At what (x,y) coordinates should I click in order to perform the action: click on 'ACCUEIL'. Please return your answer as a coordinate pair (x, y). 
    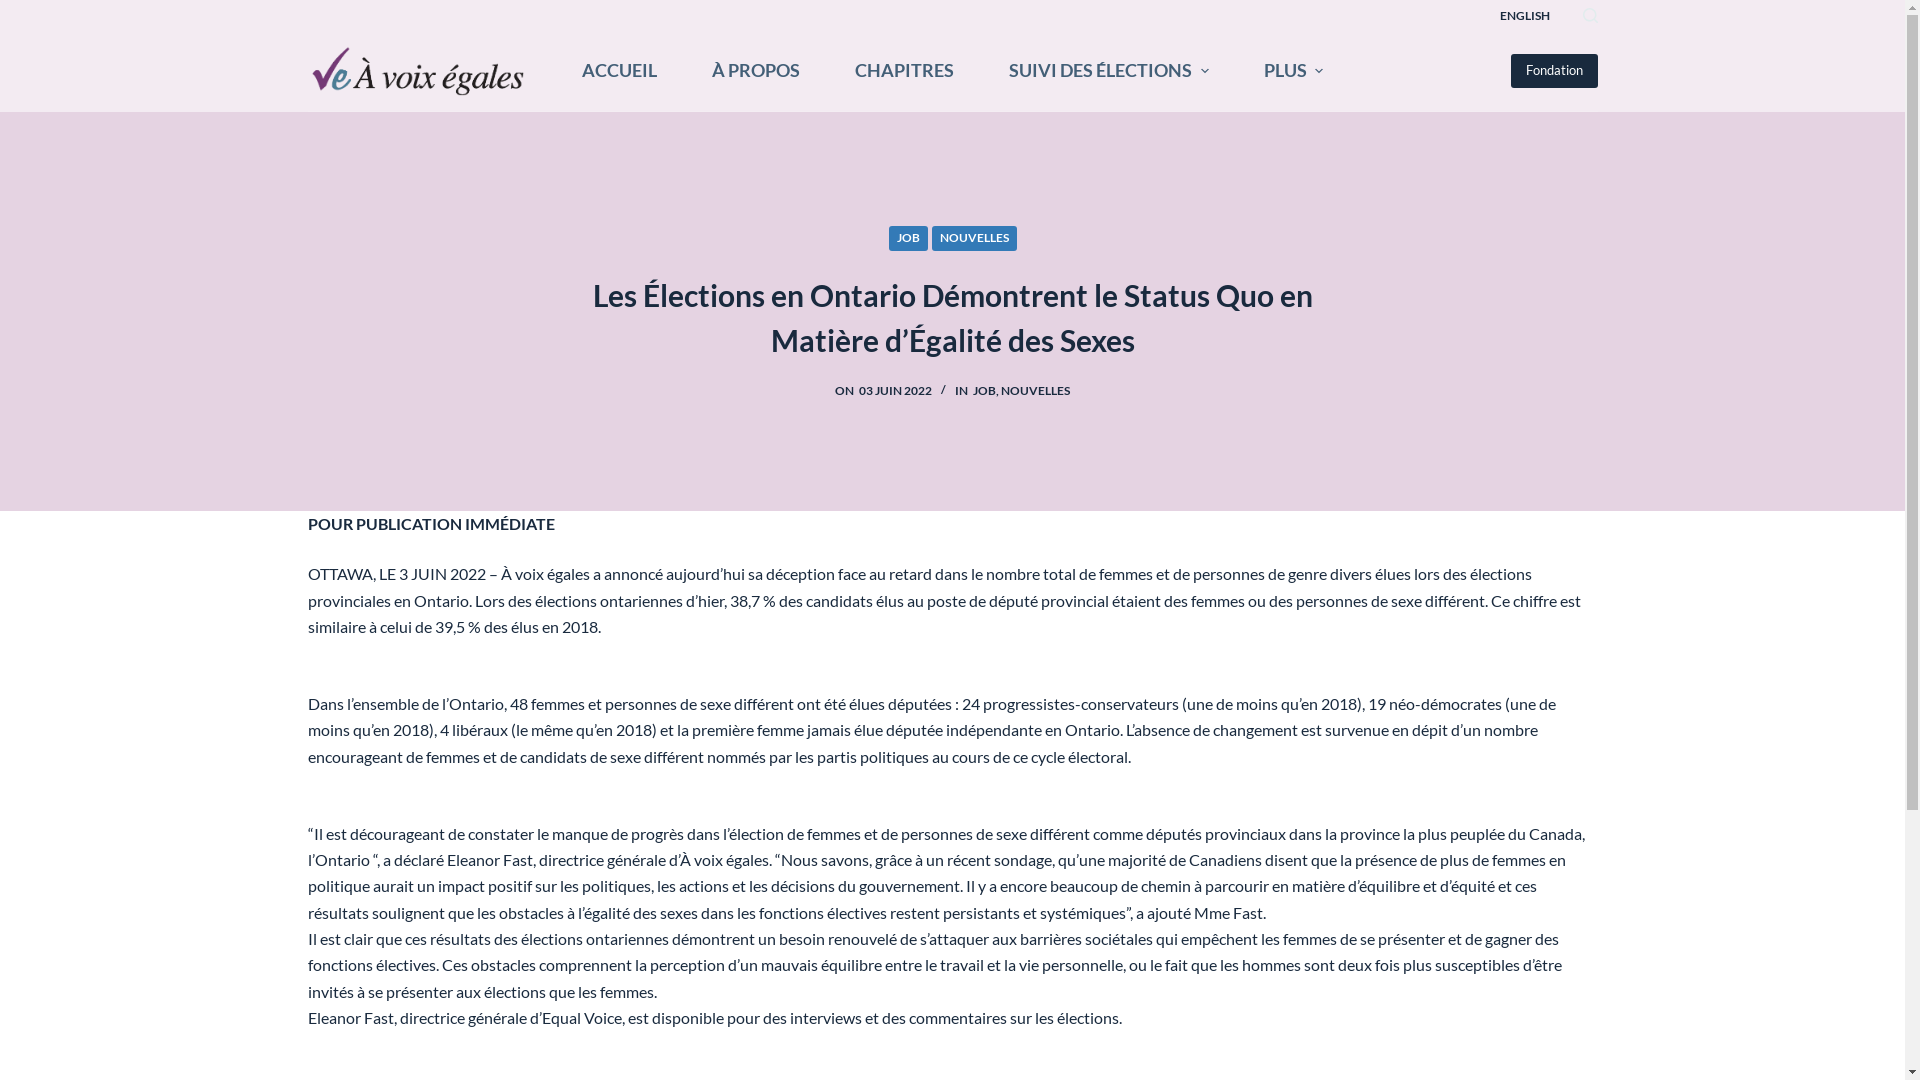
    Looking at the image, I should click on (618, 69).